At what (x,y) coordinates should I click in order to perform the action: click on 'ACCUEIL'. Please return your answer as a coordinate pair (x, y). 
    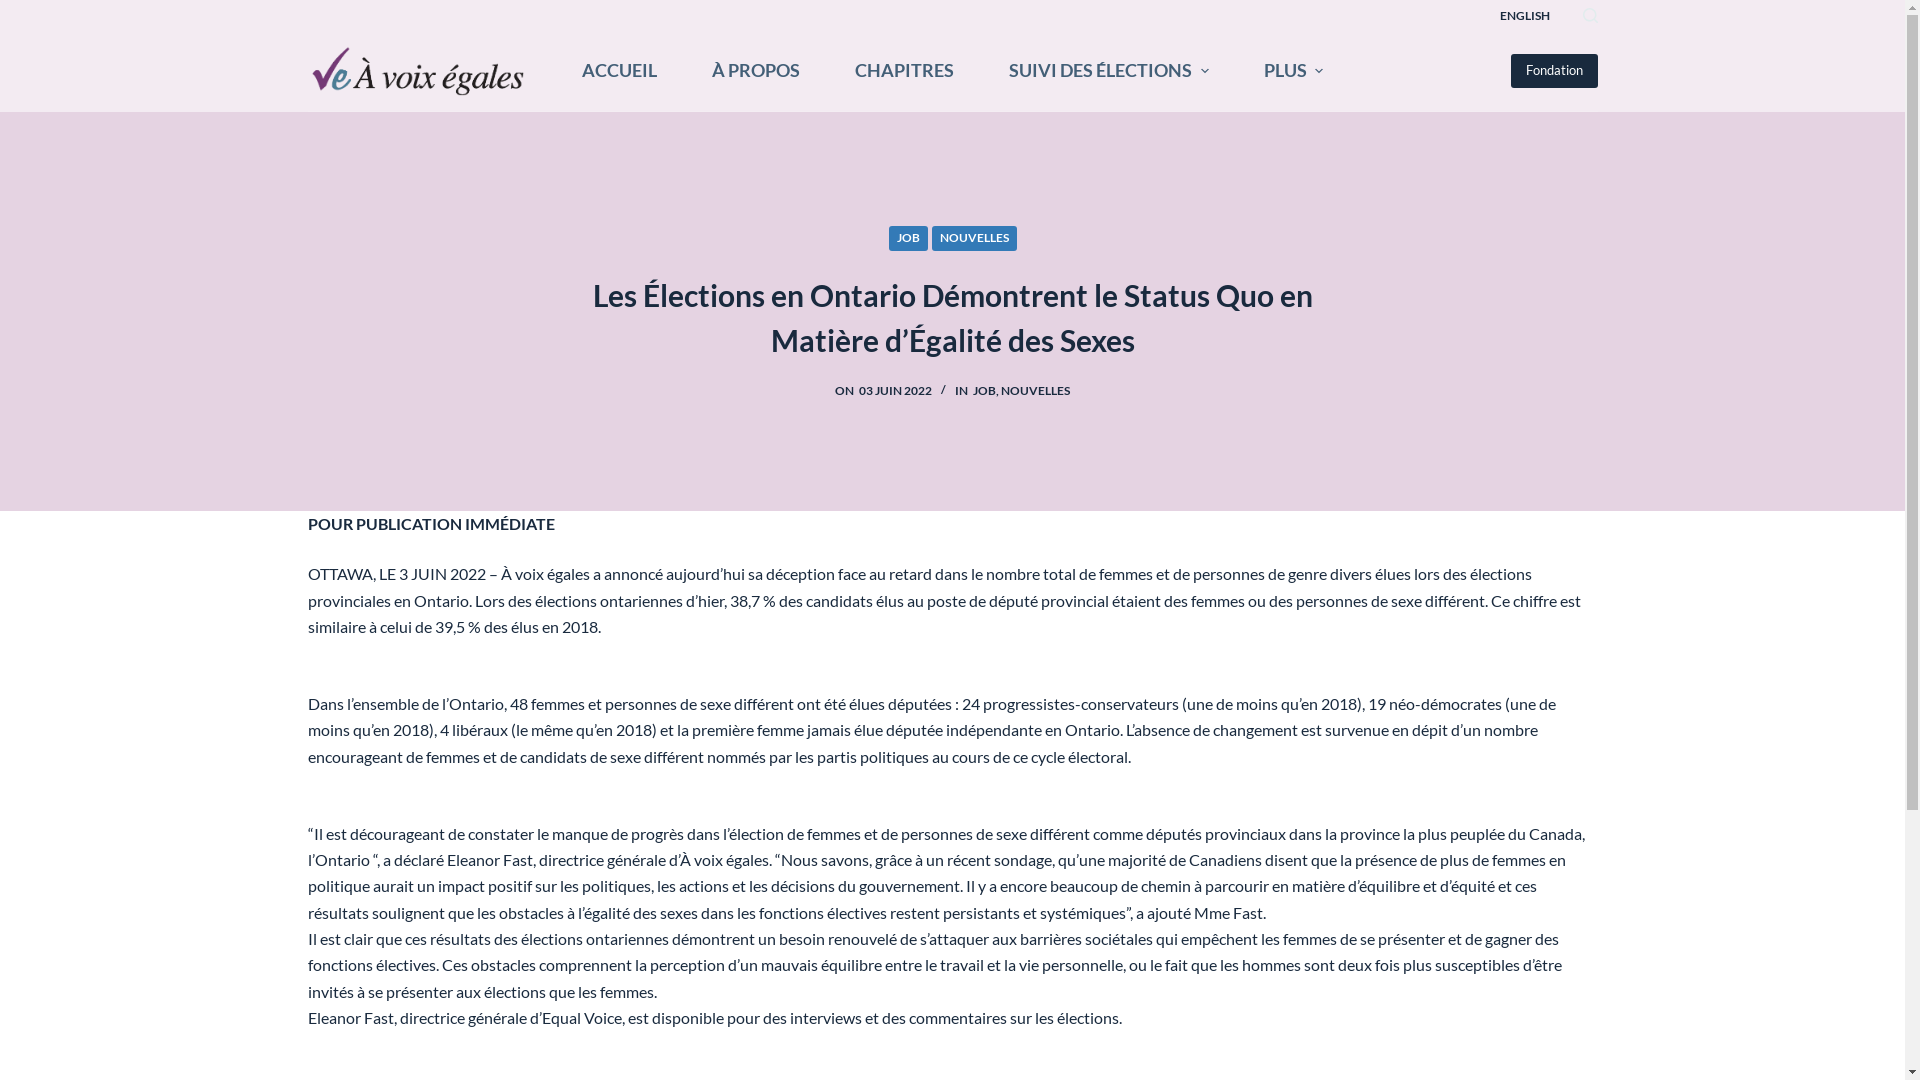
    Looking at the image, I should click on (618, 69).